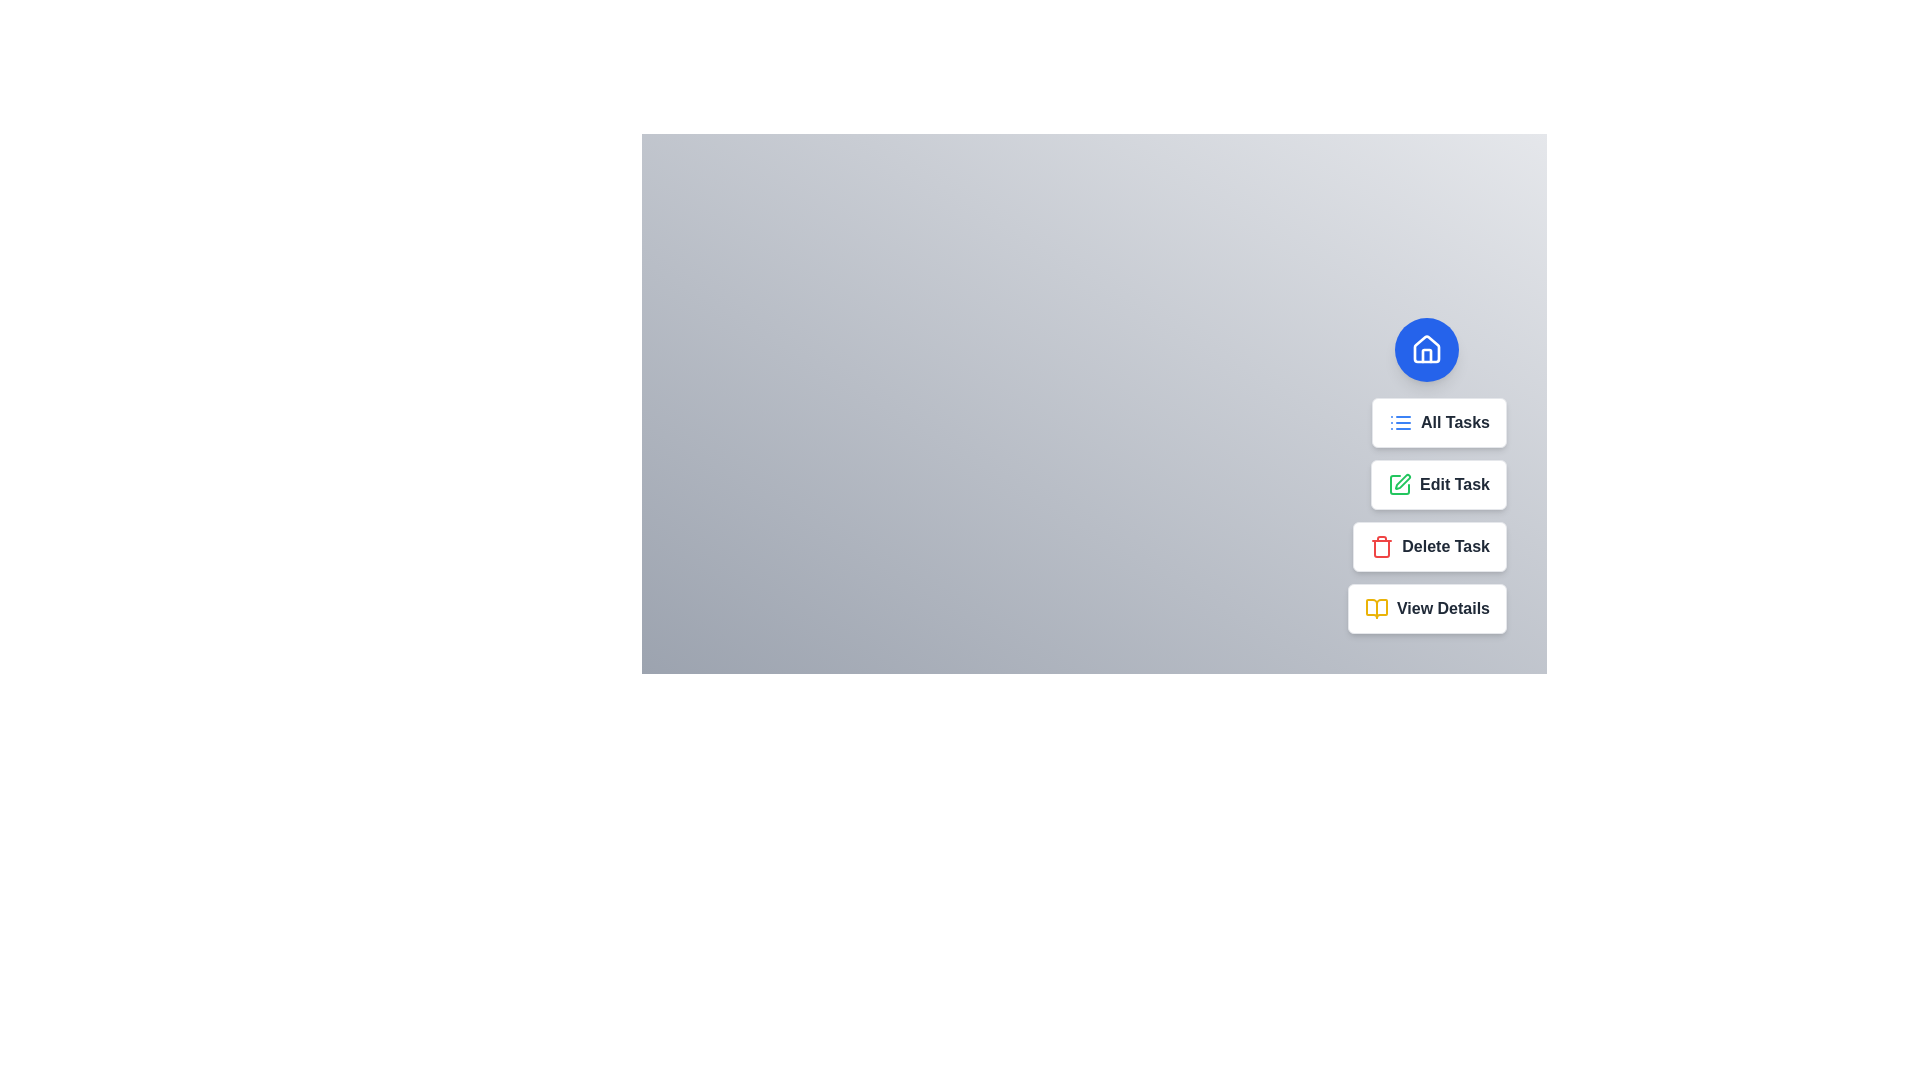 This screenshot has width=1920, height=1080. I want to click on the task option Edit Task from the speed dial menu, so click(1438, 485).